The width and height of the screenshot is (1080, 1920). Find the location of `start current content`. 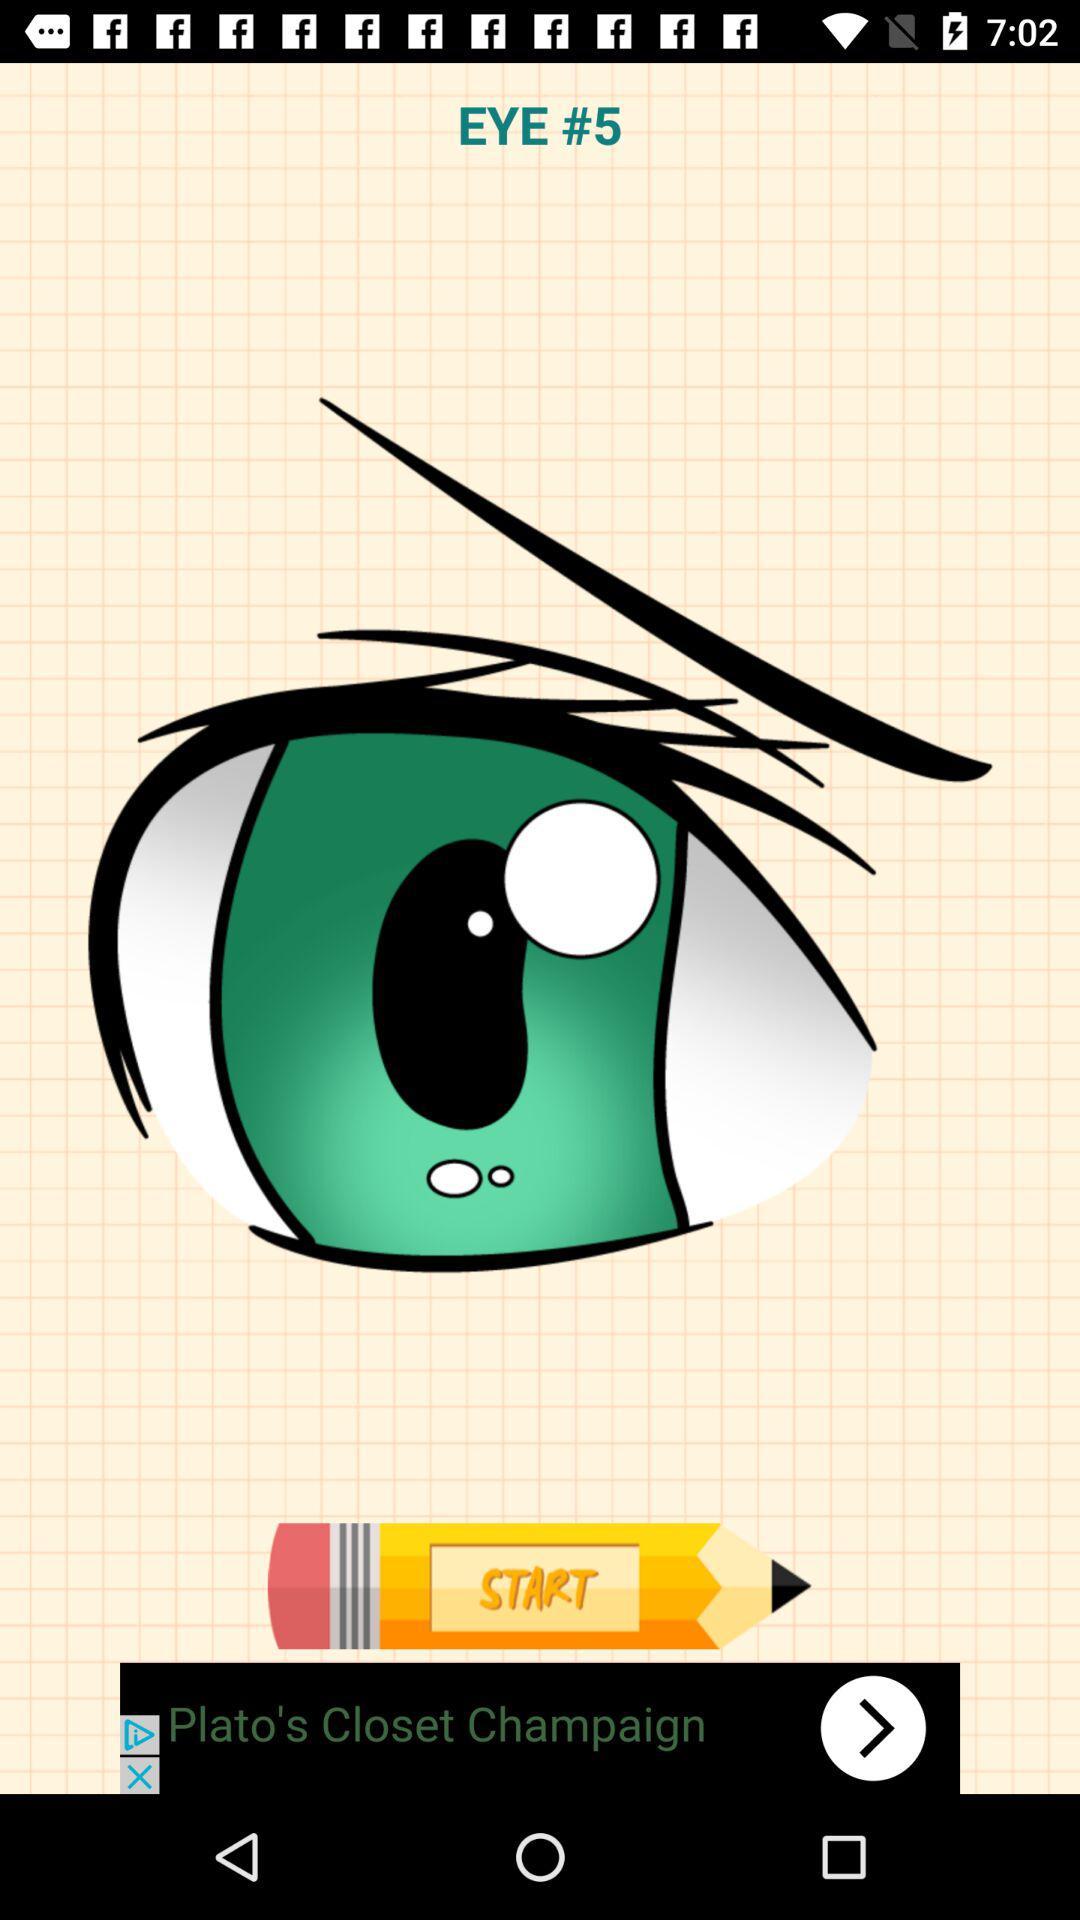

start current content is located at coordinates (538, 1585).